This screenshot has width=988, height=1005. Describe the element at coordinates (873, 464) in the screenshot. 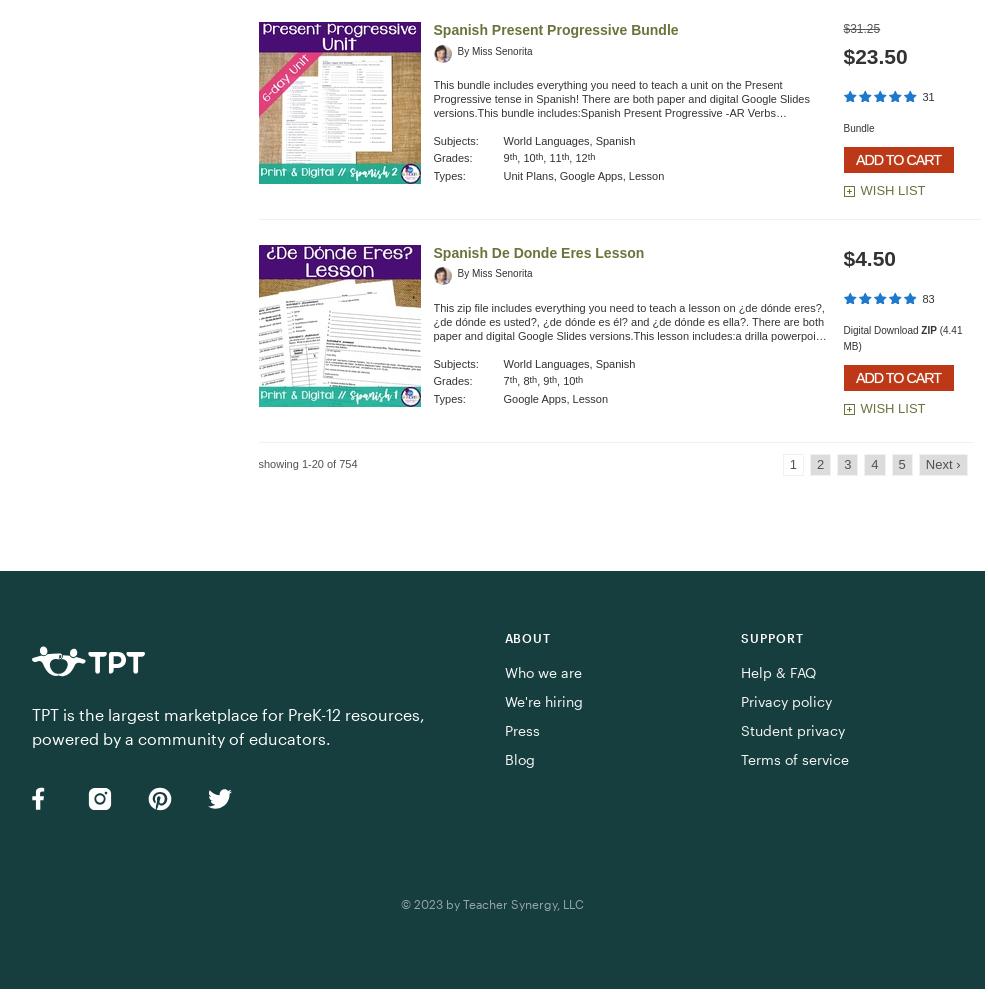

I see `'4'` at that location.